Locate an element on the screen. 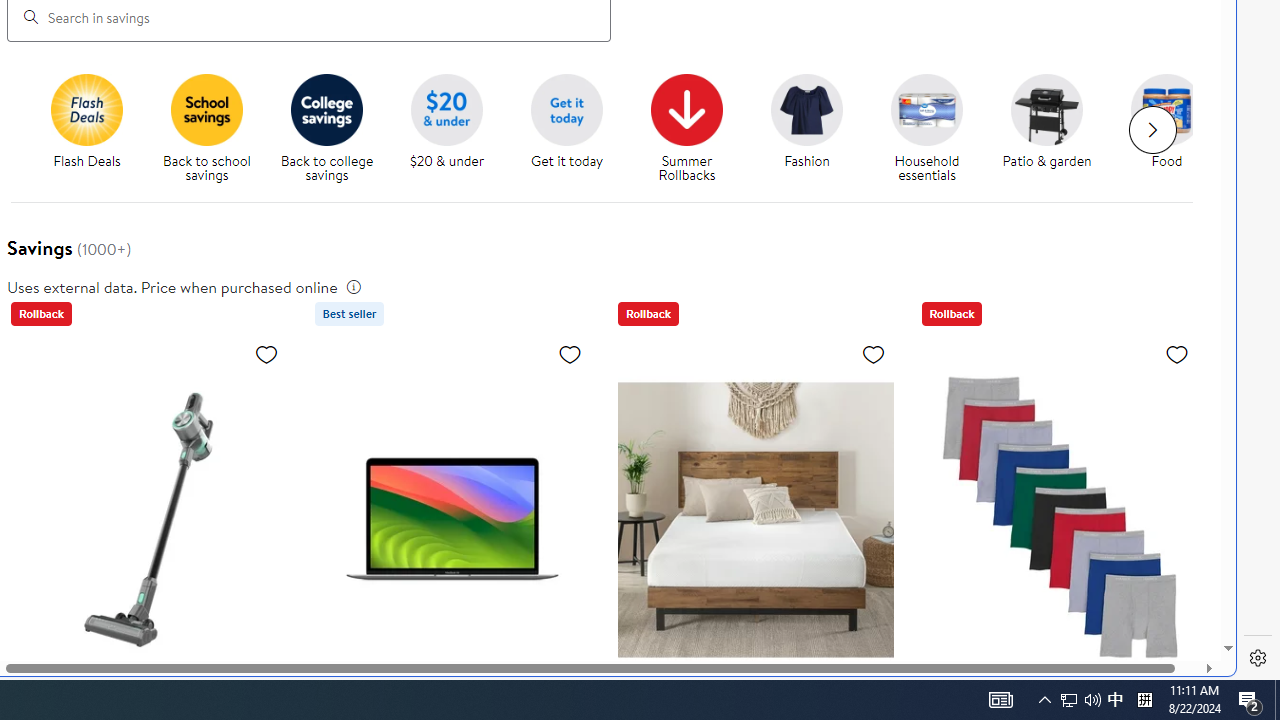 This screenshot has height=720, width=1280. 'Hanes Men' is located at coordinates (1058, 518).